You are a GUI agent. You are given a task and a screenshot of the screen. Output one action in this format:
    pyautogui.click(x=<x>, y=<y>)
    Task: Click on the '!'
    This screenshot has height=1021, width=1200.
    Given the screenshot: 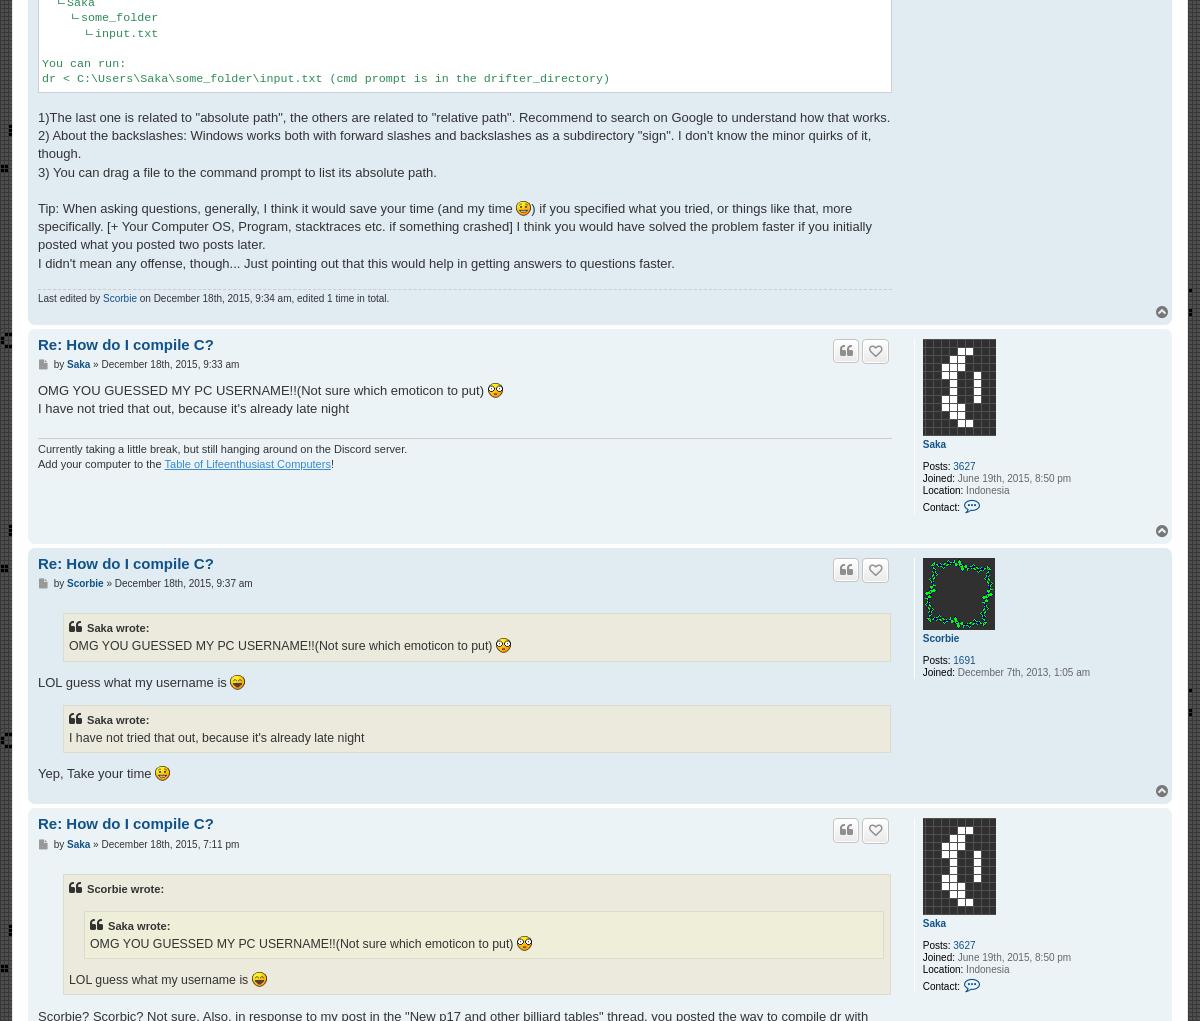 What is the action you would take?
    pyautogui.click(x=331, y=464)
    